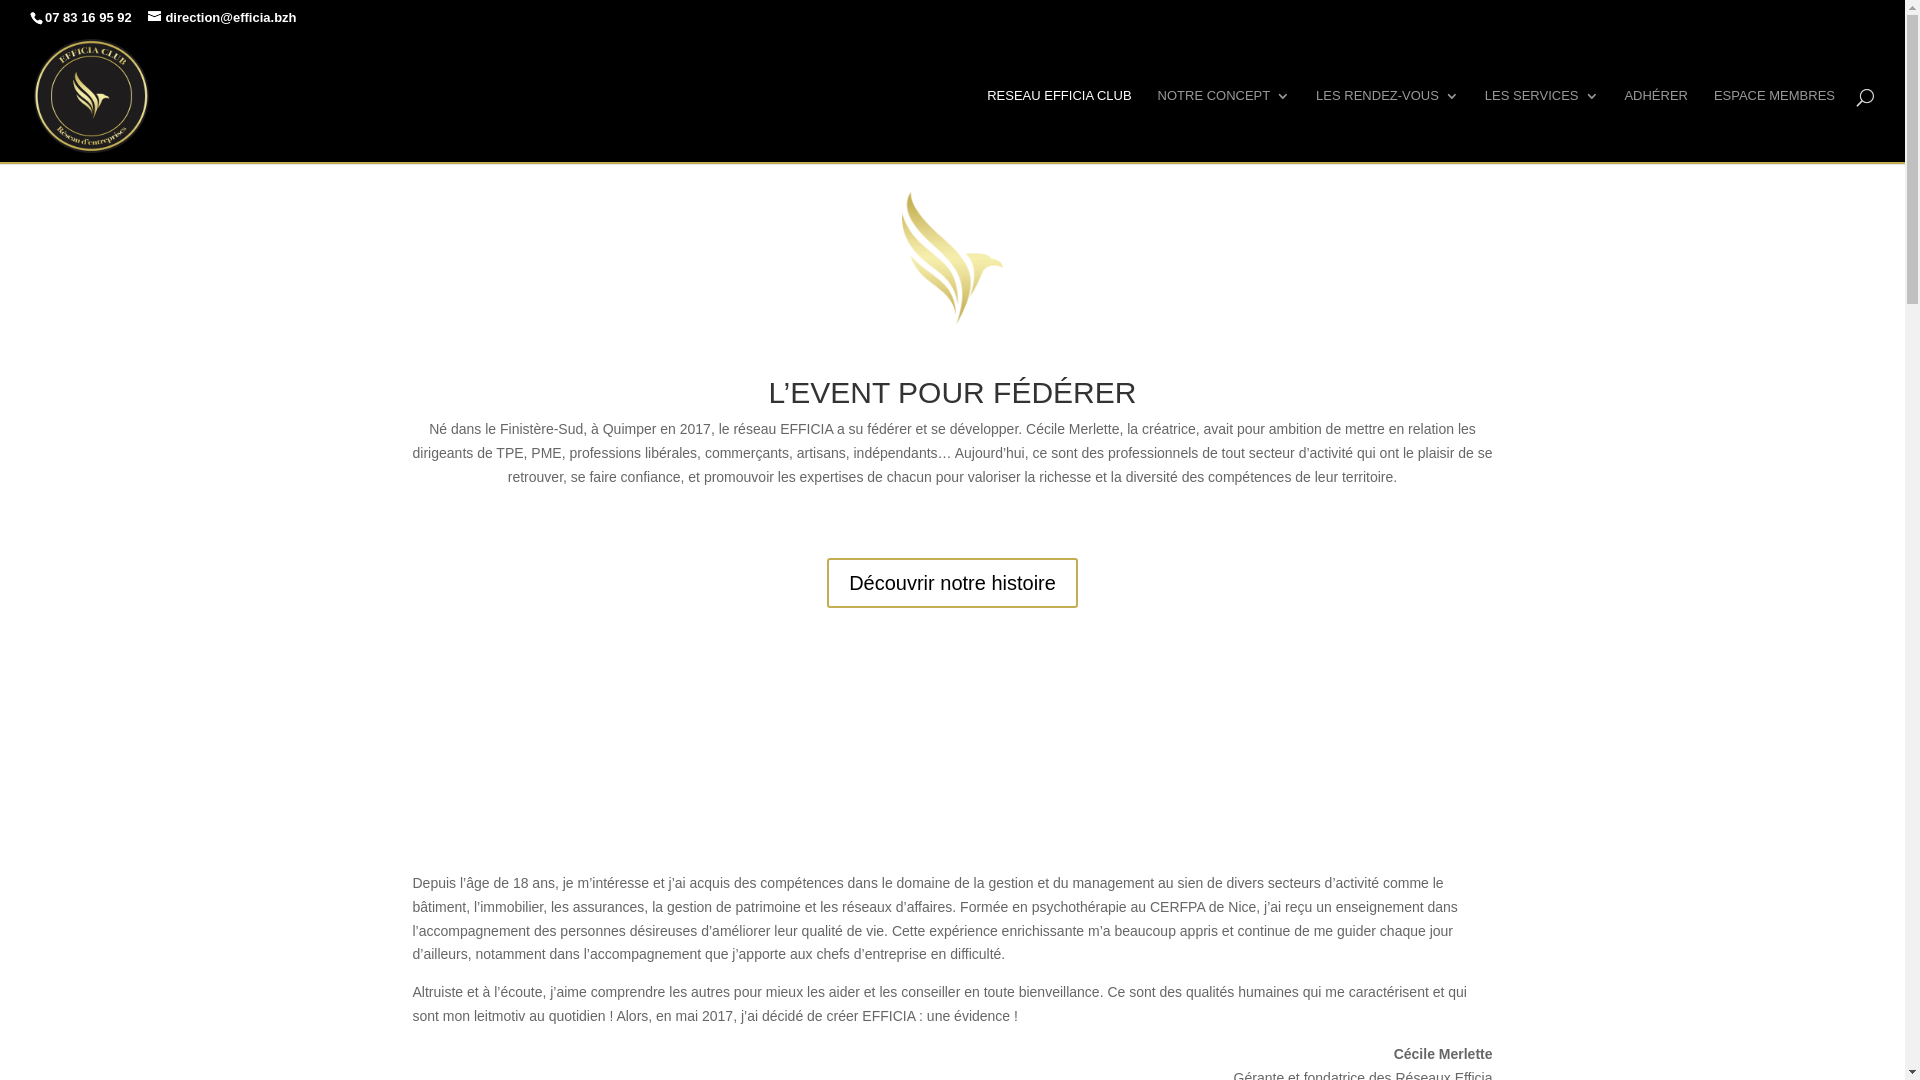 Image resolution: width=1920 pixels, height=1080 pixels. I want to click on 'direction@efficia.bzh', so click(147, 17).